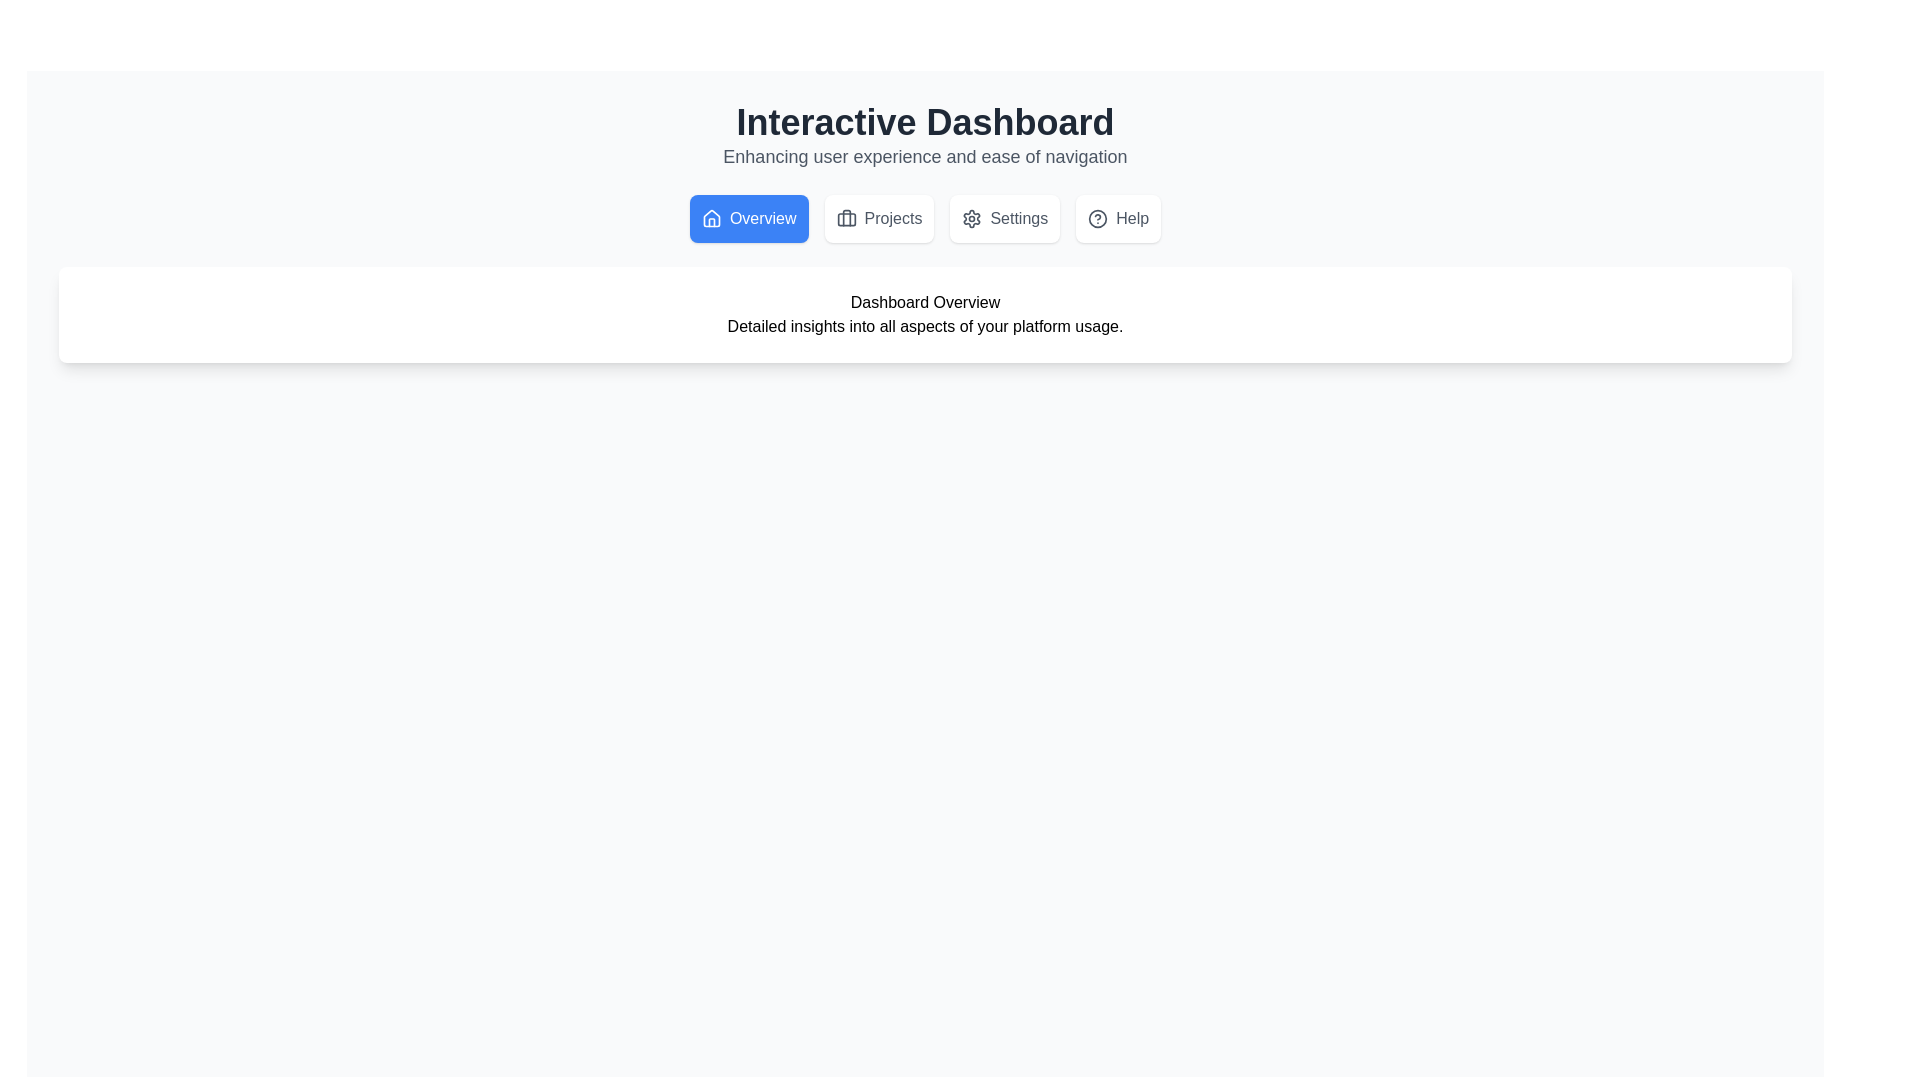  Describe the element at coordinates (846, 218) in the screenshot. I see `the vertical line within the briefcase icon, which is the second button from the left in the navigation bar under the 'Interactive Dashboard' title` at that location.